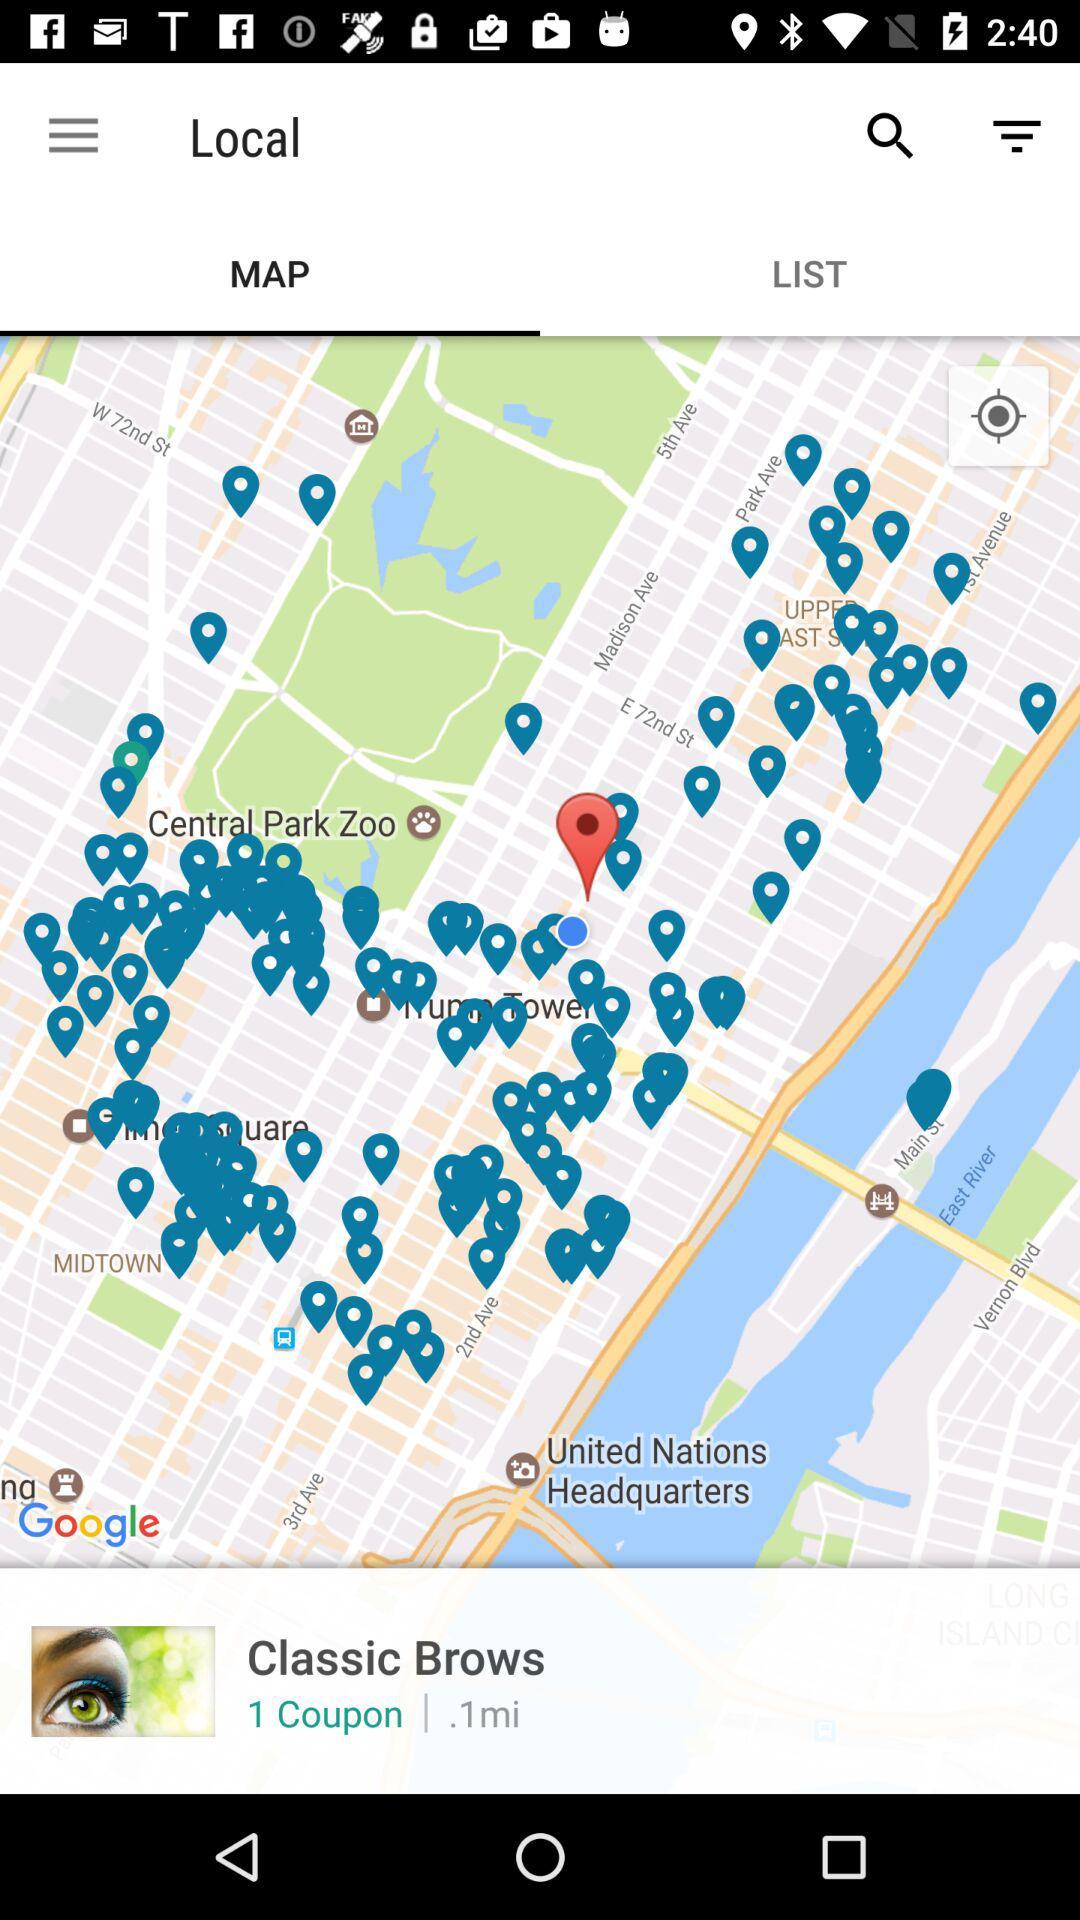 This screenshot has height=1920, width=1080. Describe the element at coordinates (72, 135) in the screenshot. I see `the item next to local app` at that location.